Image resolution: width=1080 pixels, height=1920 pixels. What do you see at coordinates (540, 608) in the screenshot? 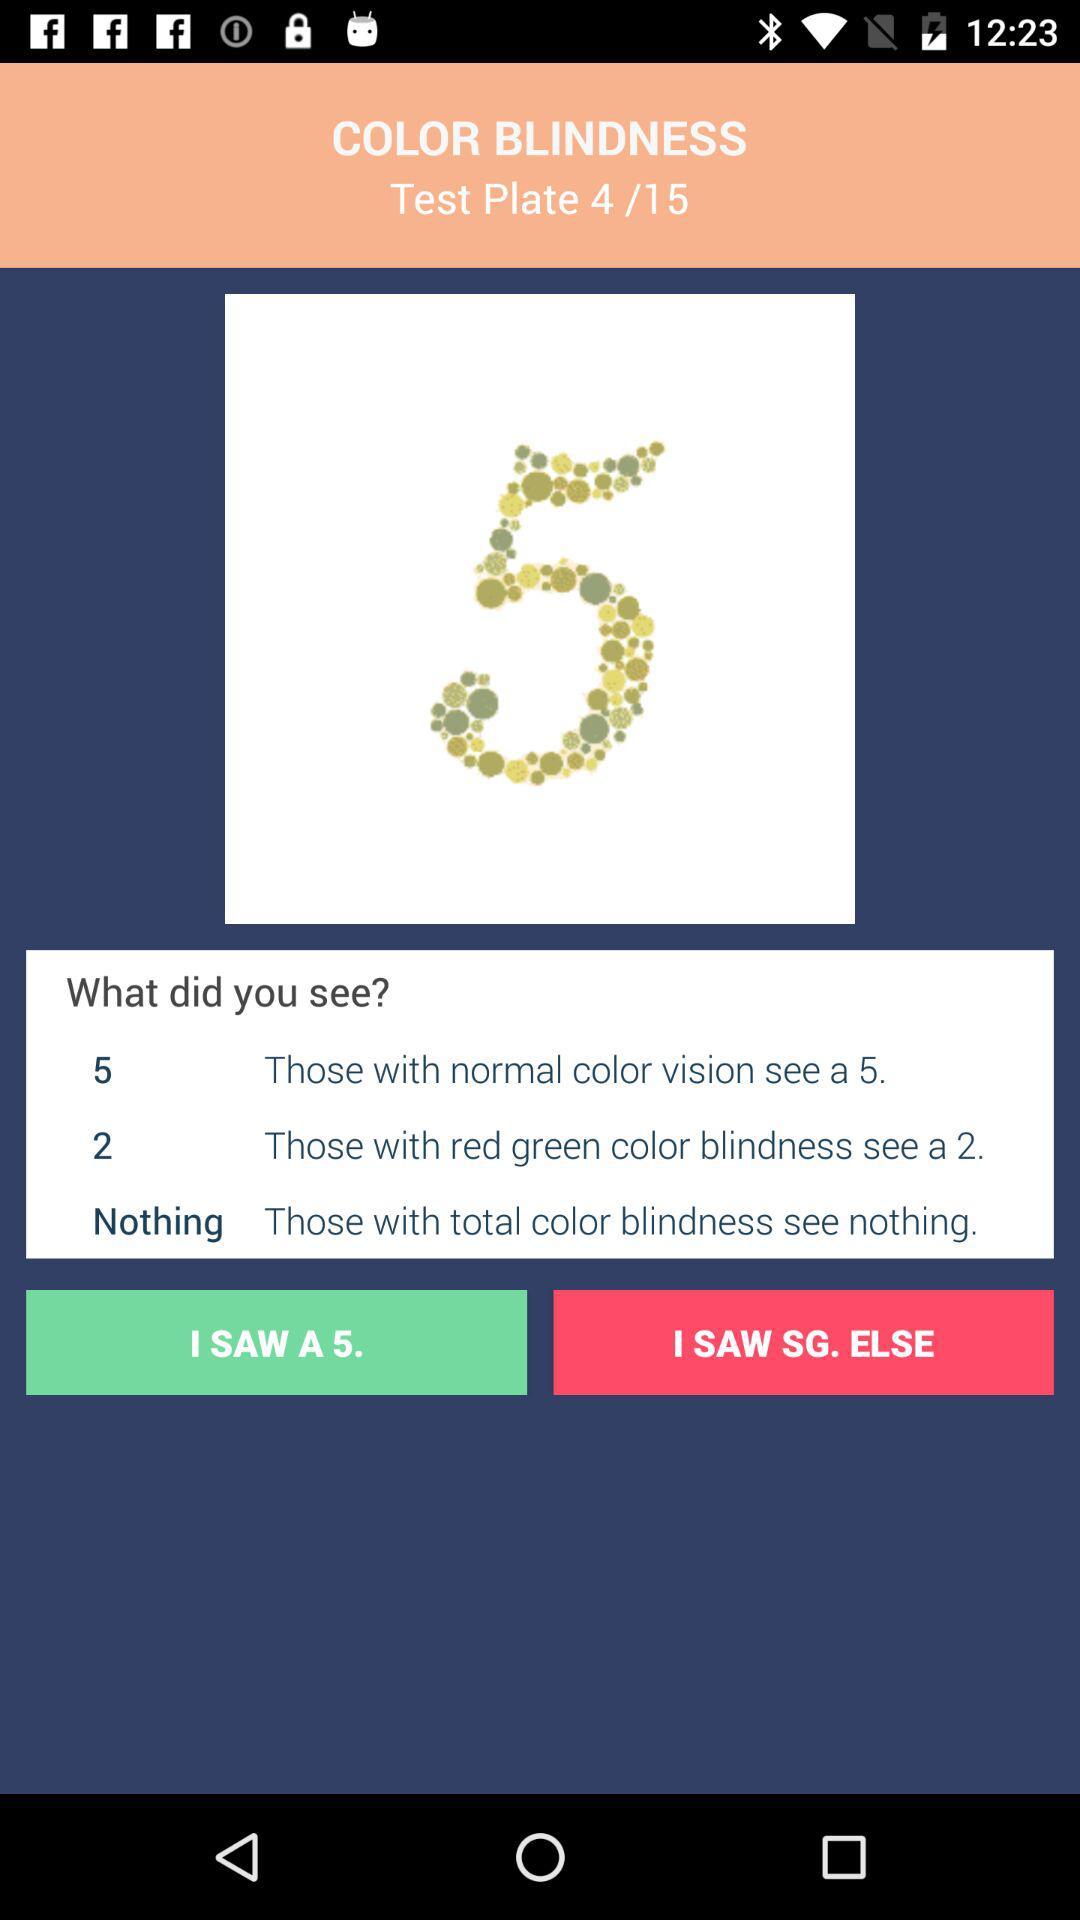
I see `the app above the what did you app` at bounding box center [540, 608].